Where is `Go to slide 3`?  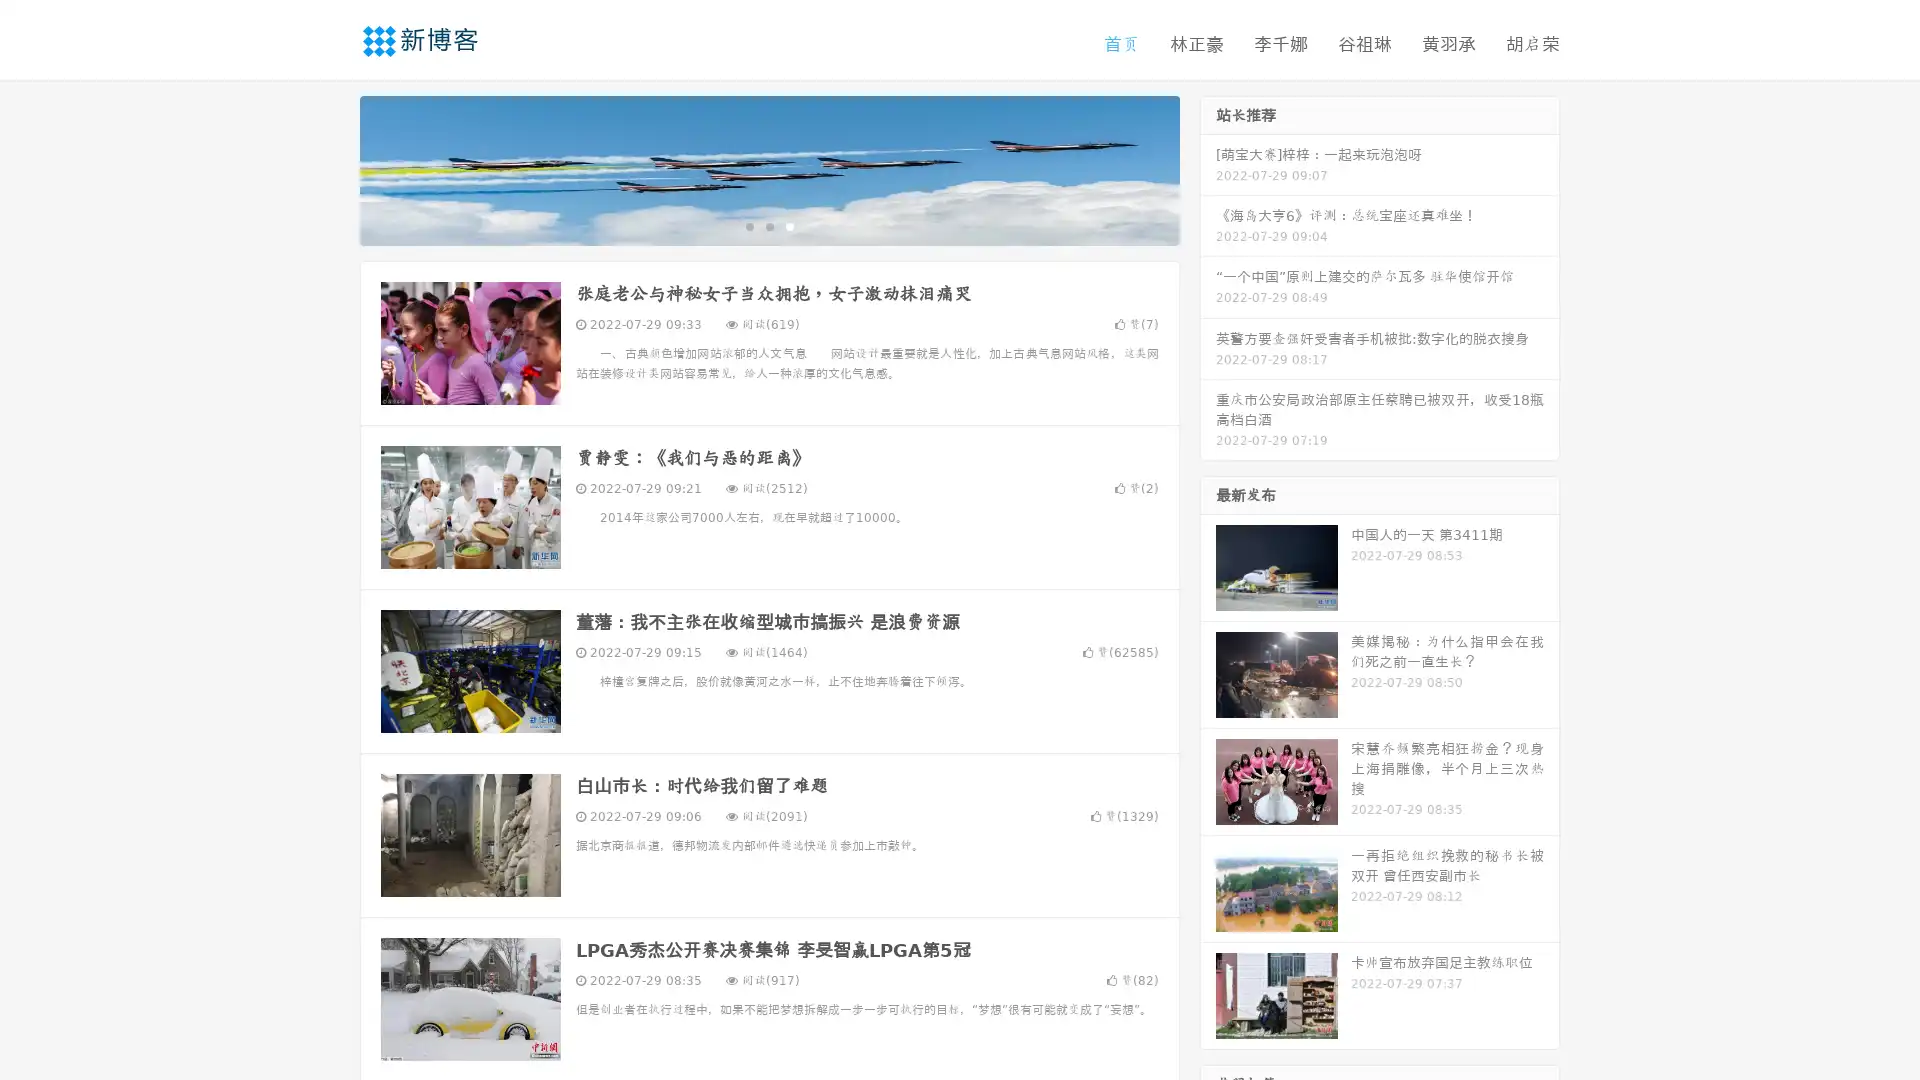 Go to slide 3 is located at coordinates (789, 225).